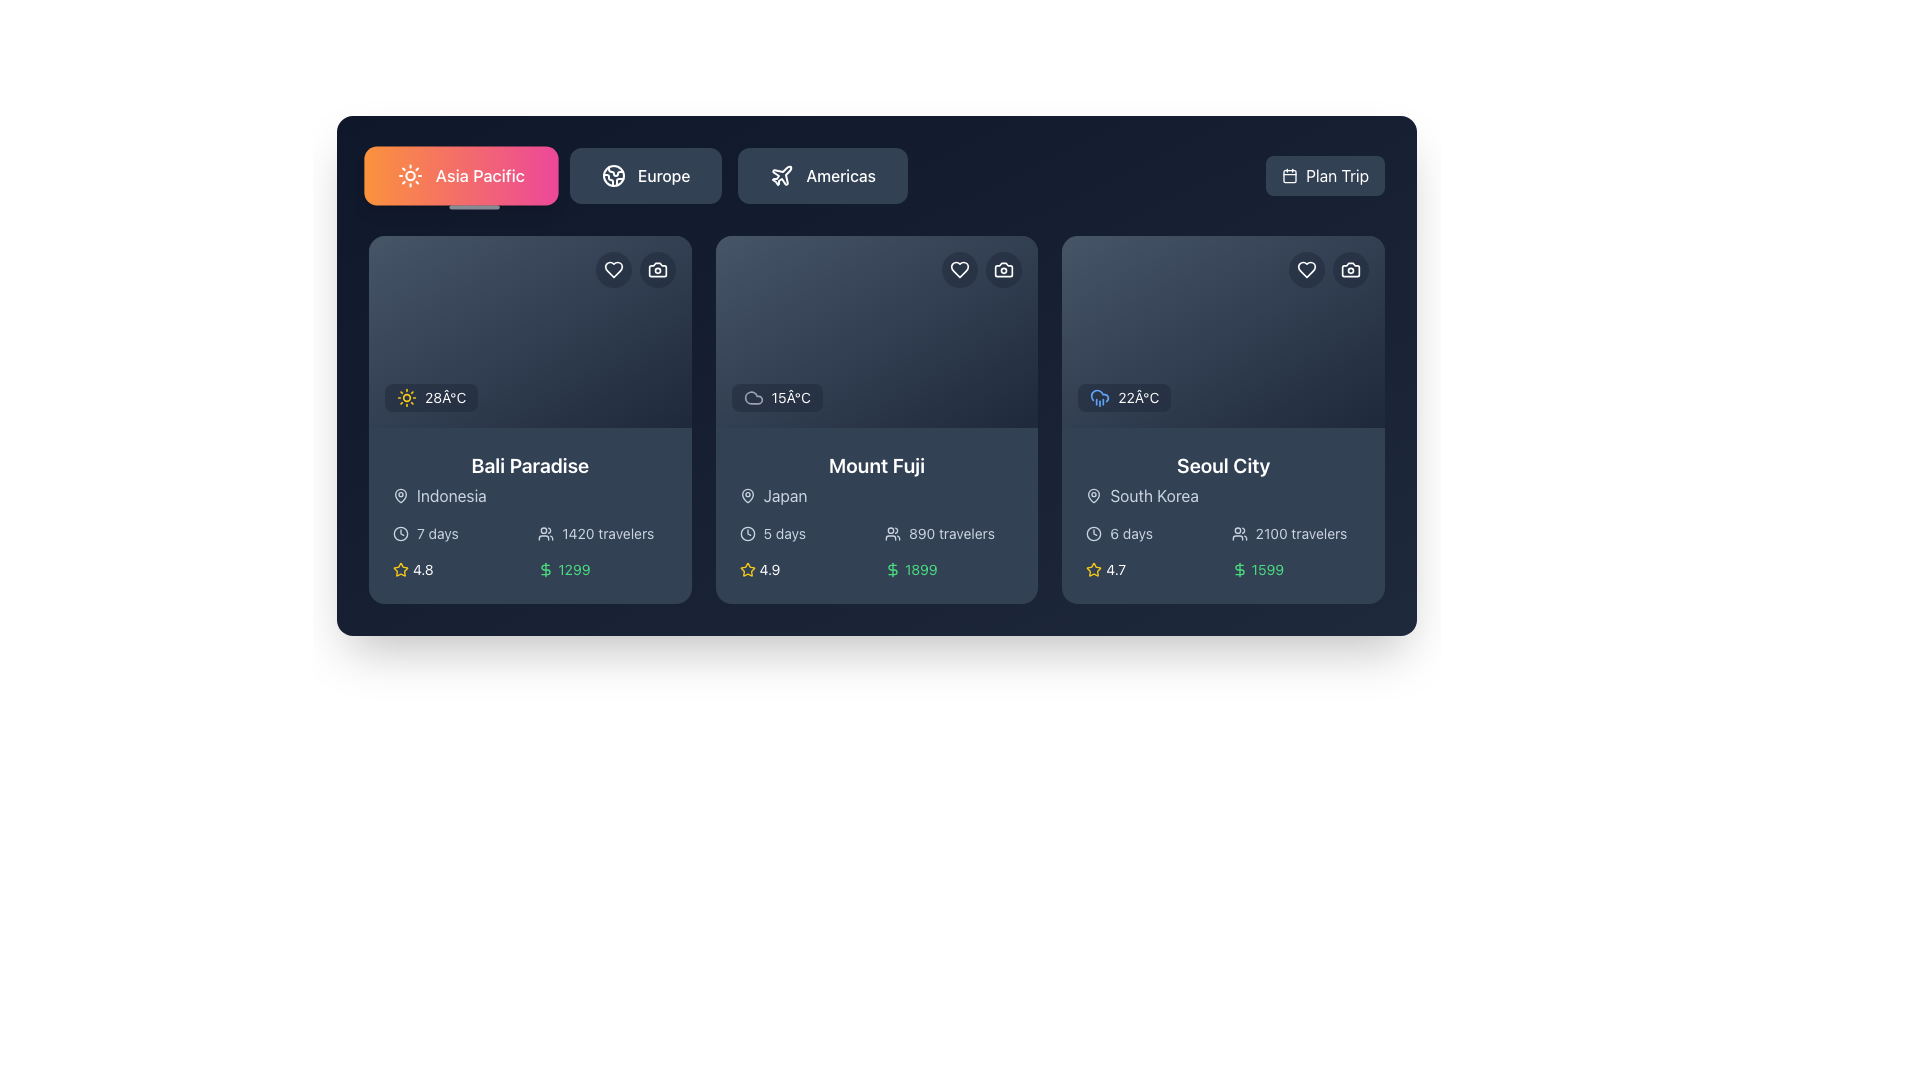  Describe the element at coordinates (877, 515) in the screenshot. I see `the informational card for Mount Fuji located` at that location.